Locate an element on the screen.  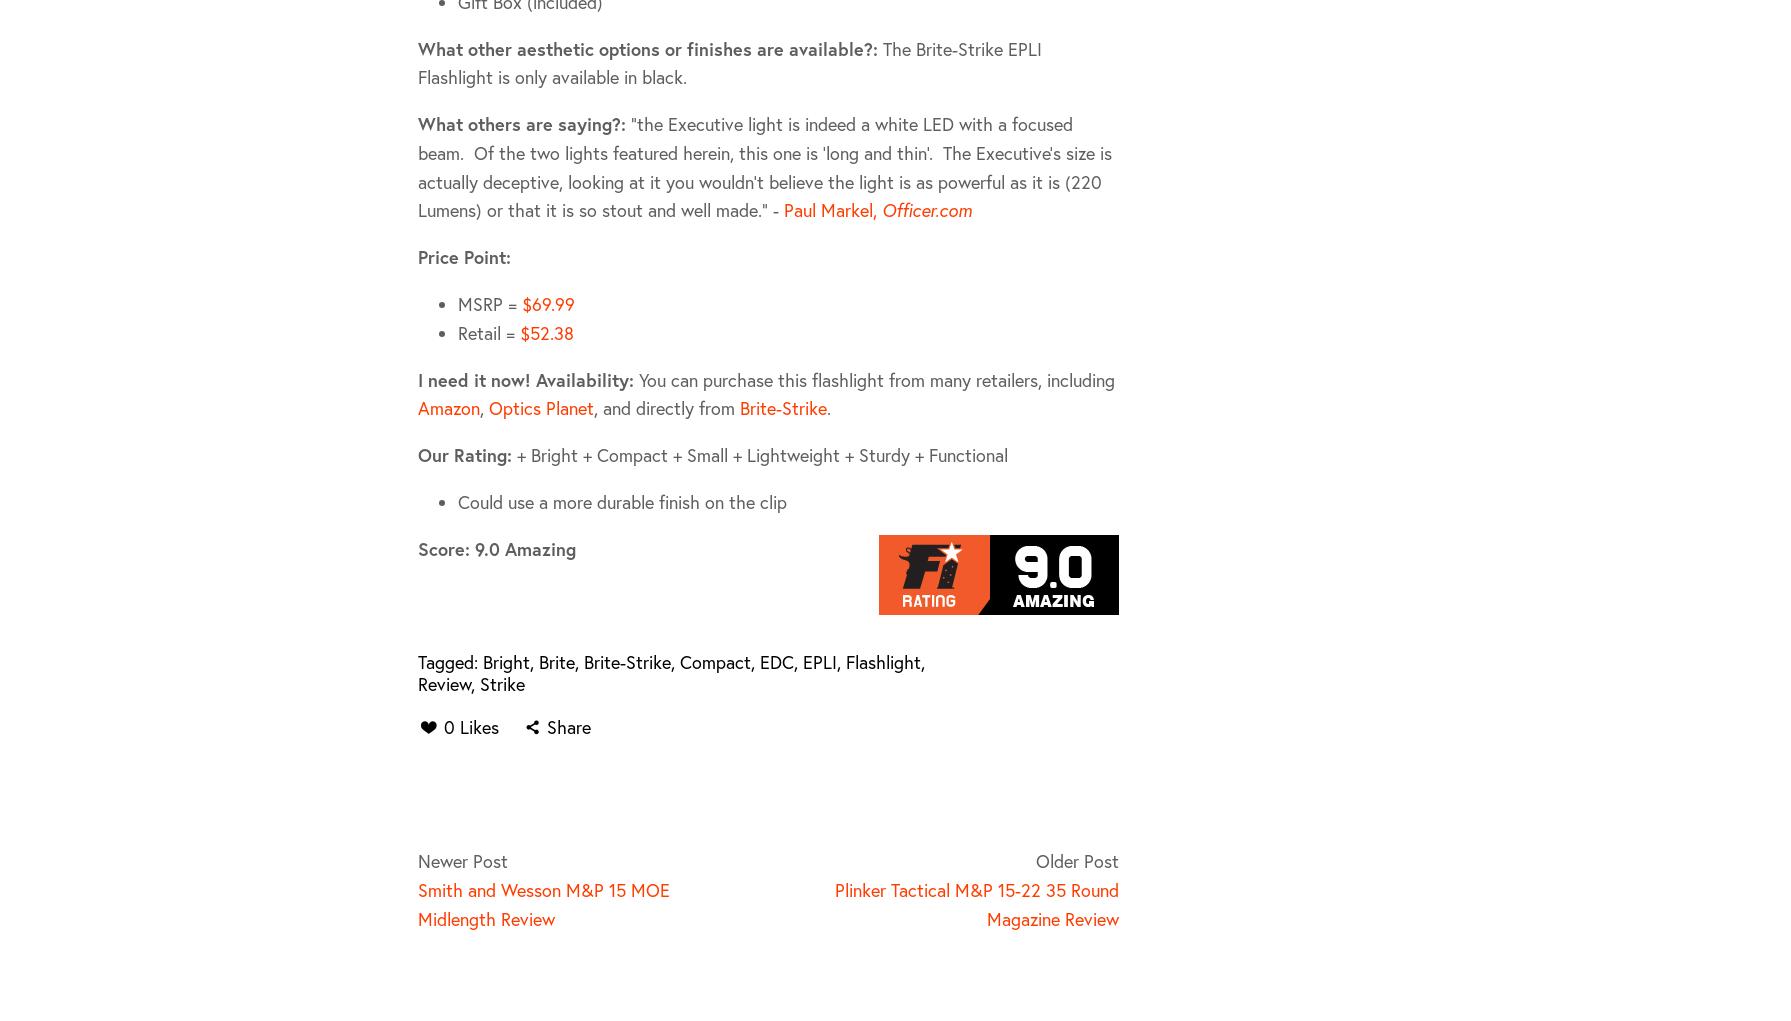
'Compact' is located at coordinates (714, 659).